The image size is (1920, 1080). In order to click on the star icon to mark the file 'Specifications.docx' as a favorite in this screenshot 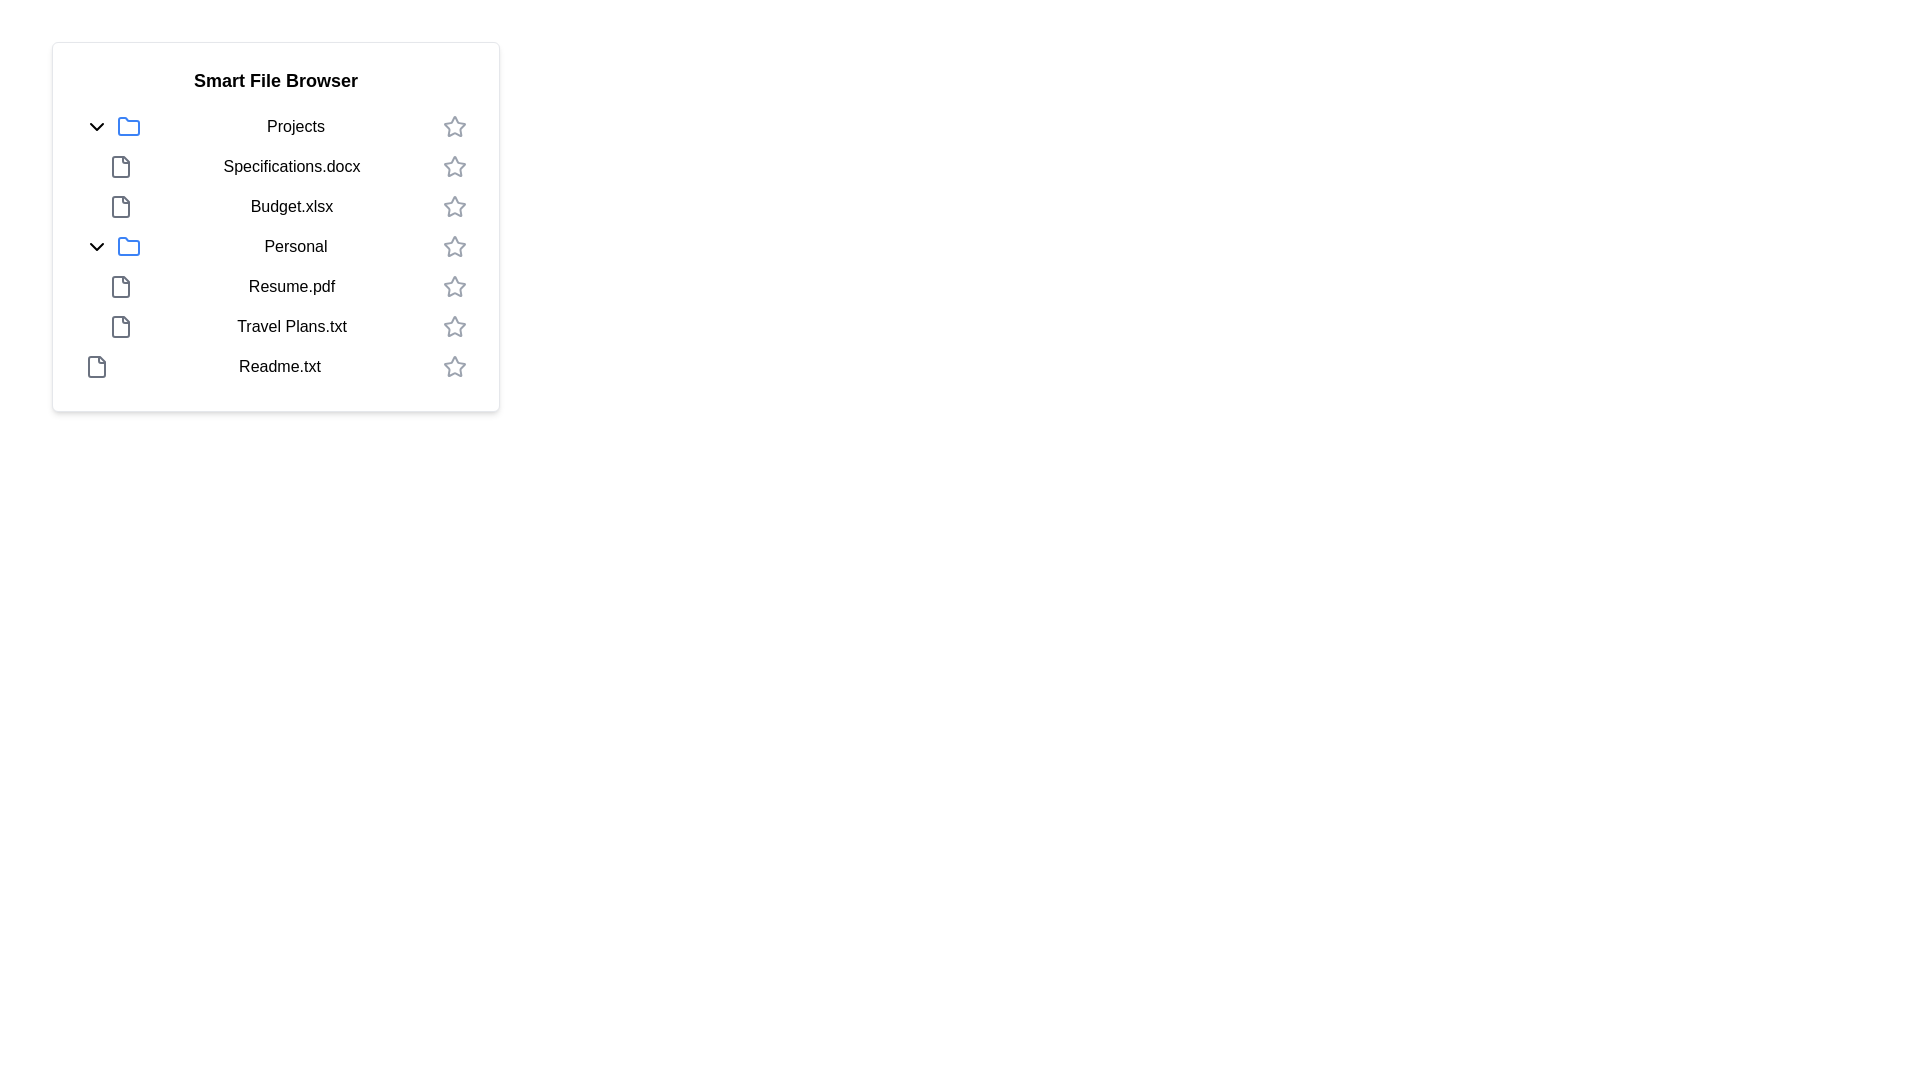, I will do `click(454, 165)`.